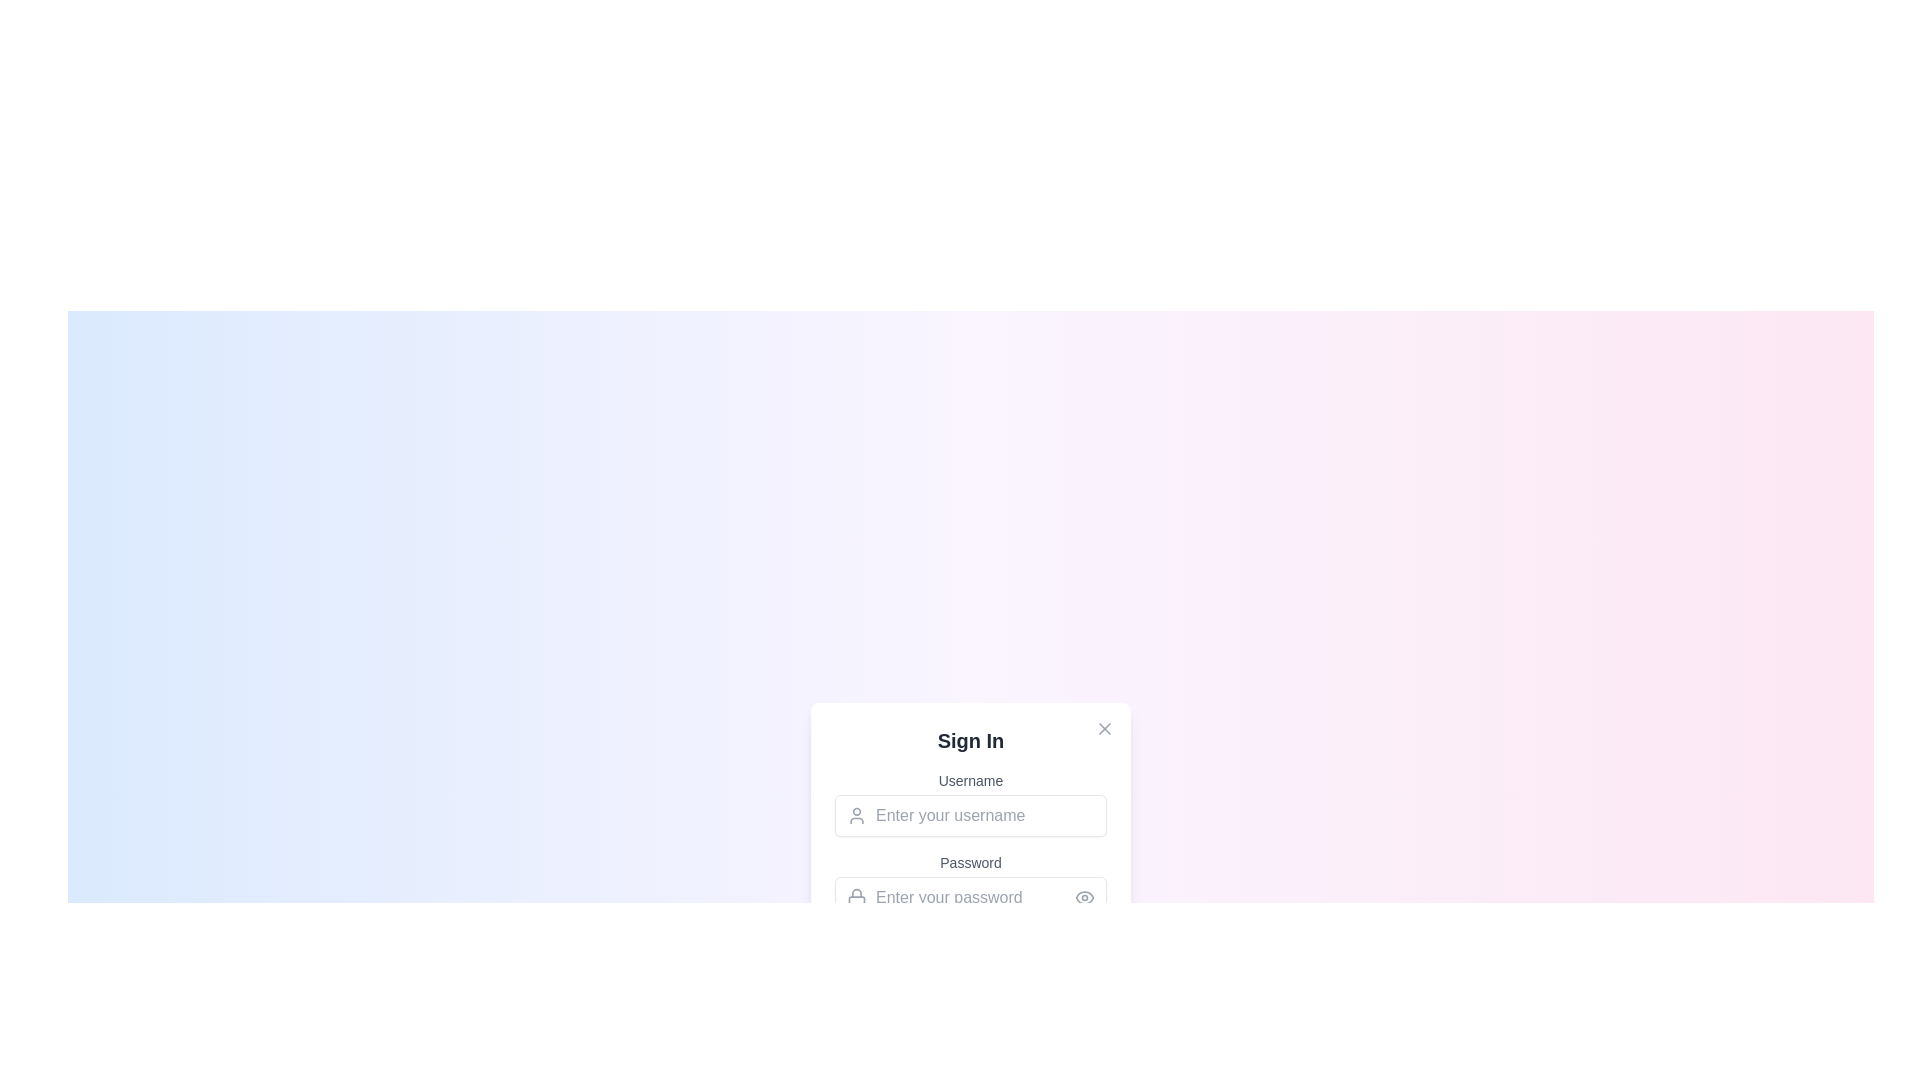  I want to click on the eye icon button located to the right of the password input field in the sign-in form, so click(1083, 897).